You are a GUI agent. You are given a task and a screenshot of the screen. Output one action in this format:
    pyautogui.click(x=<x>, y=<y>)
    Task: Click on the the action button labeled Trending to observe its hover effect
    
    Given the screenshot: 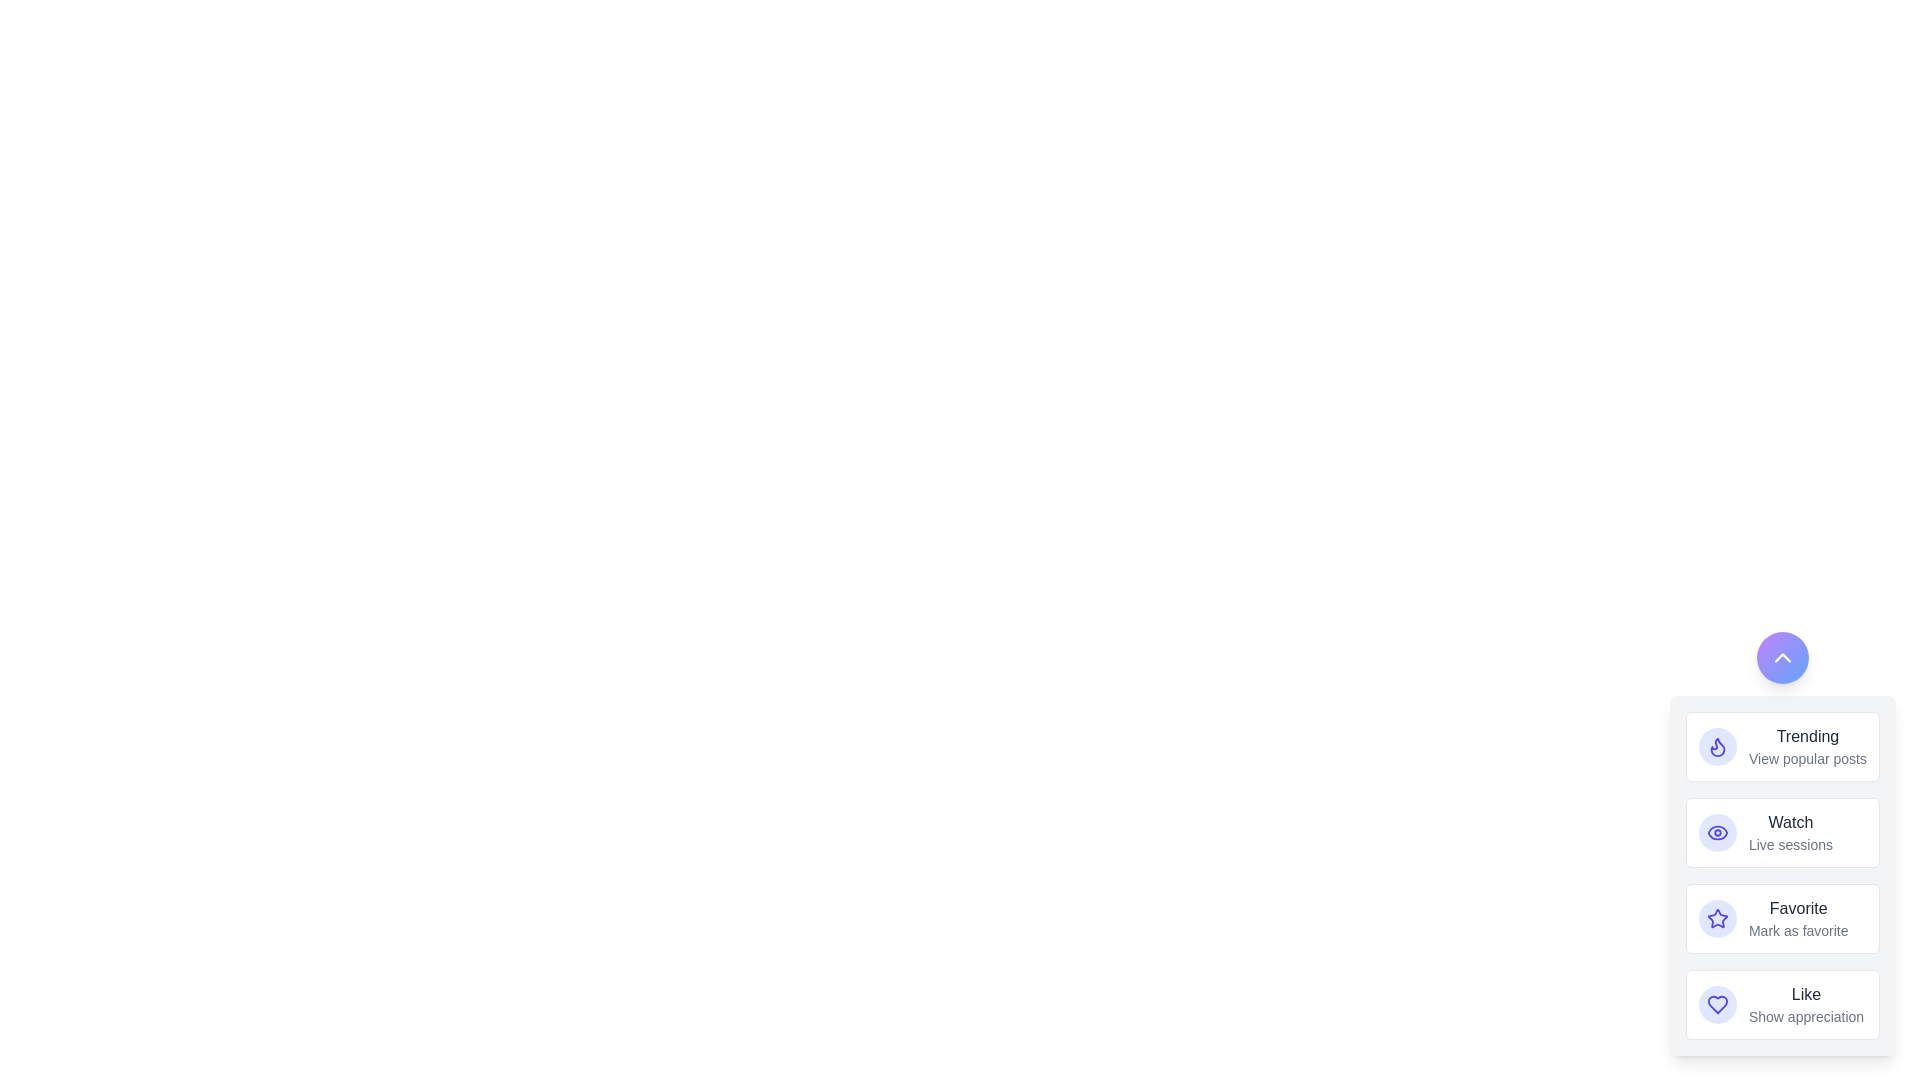 What is the action you would take?
    pyautogui.click(x=1717, y=747)
    